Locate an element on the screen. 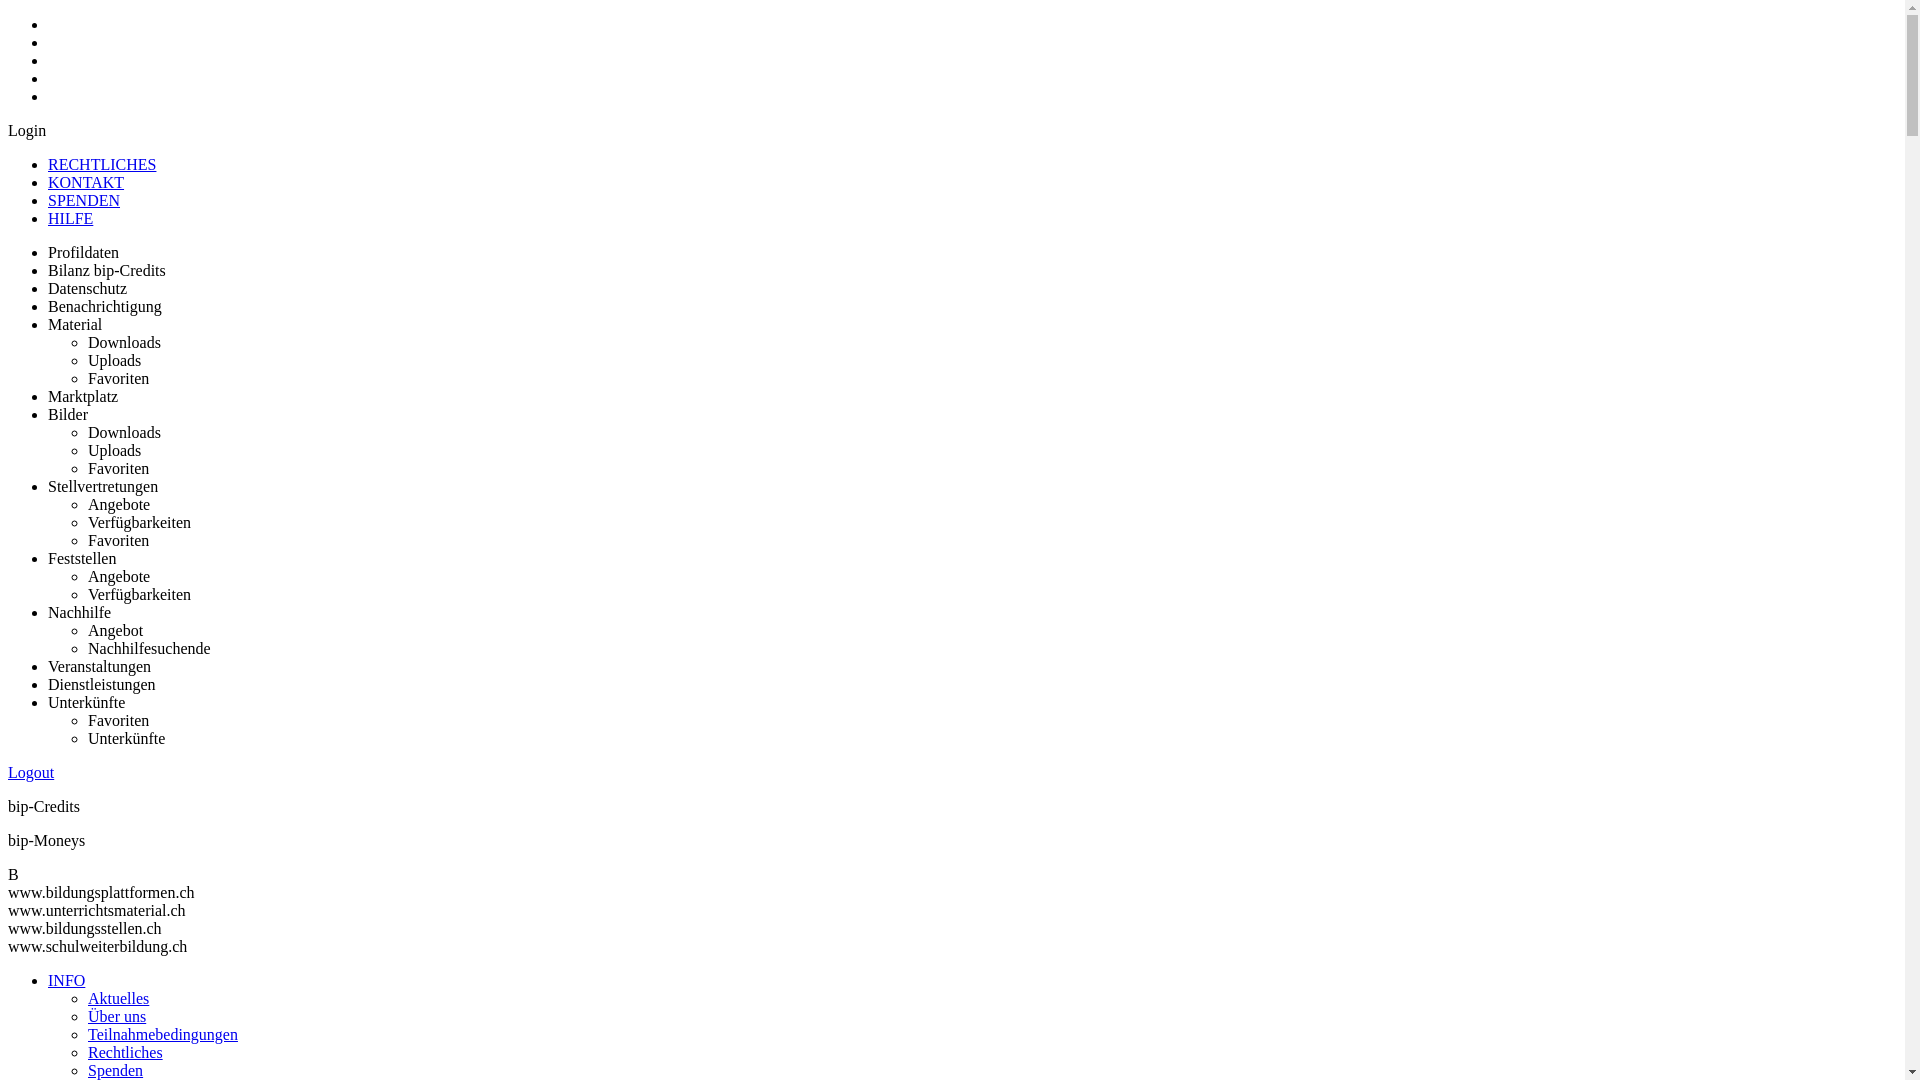  'Profildaten' is located at coordinates (82, 251).